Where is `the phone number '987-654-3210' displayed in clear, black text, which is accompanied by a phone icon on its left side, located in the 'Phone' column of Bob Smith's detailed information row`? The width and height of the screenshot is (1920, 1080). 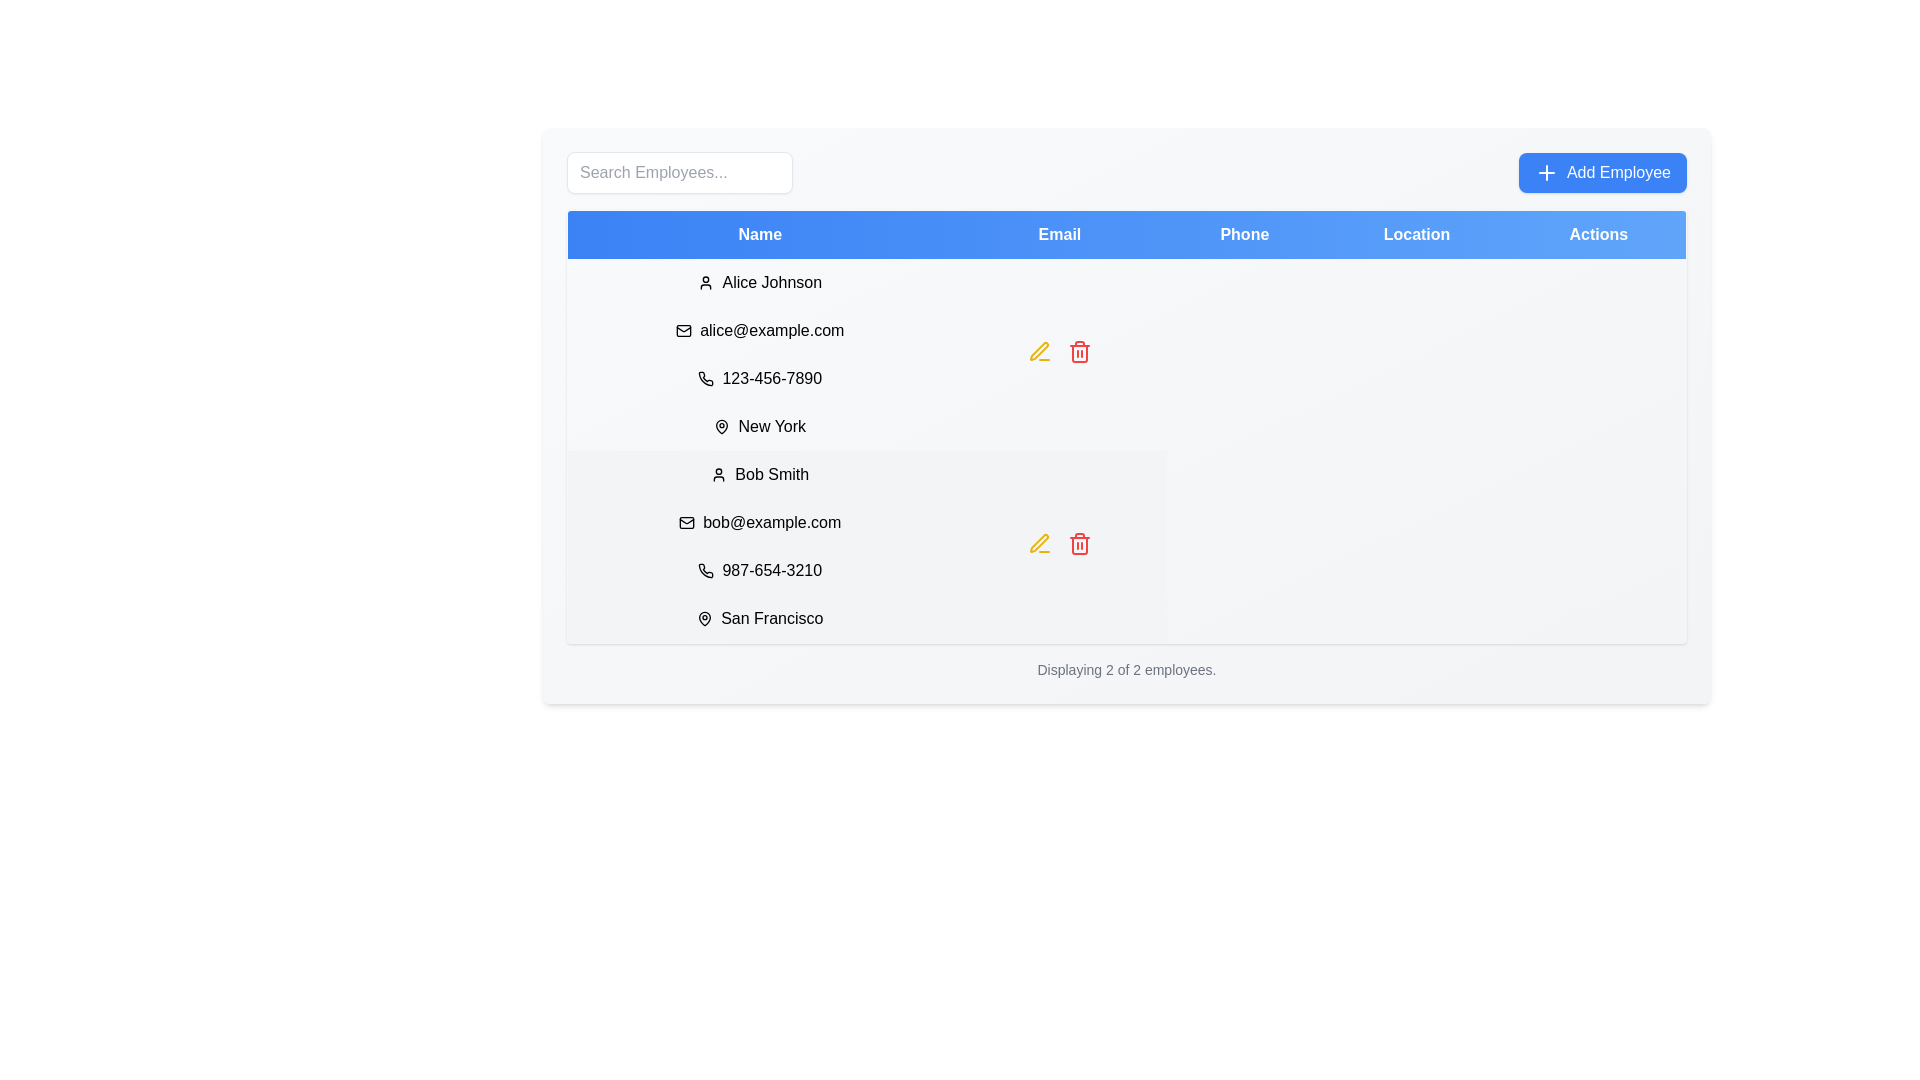 the phone number '987-654-3210' displayed in clear, black text, which is accompanied by a phone icon on its left side, located in the 'Phone' column of Bob Smith's detailed information row is located at coordinates (759, 570).